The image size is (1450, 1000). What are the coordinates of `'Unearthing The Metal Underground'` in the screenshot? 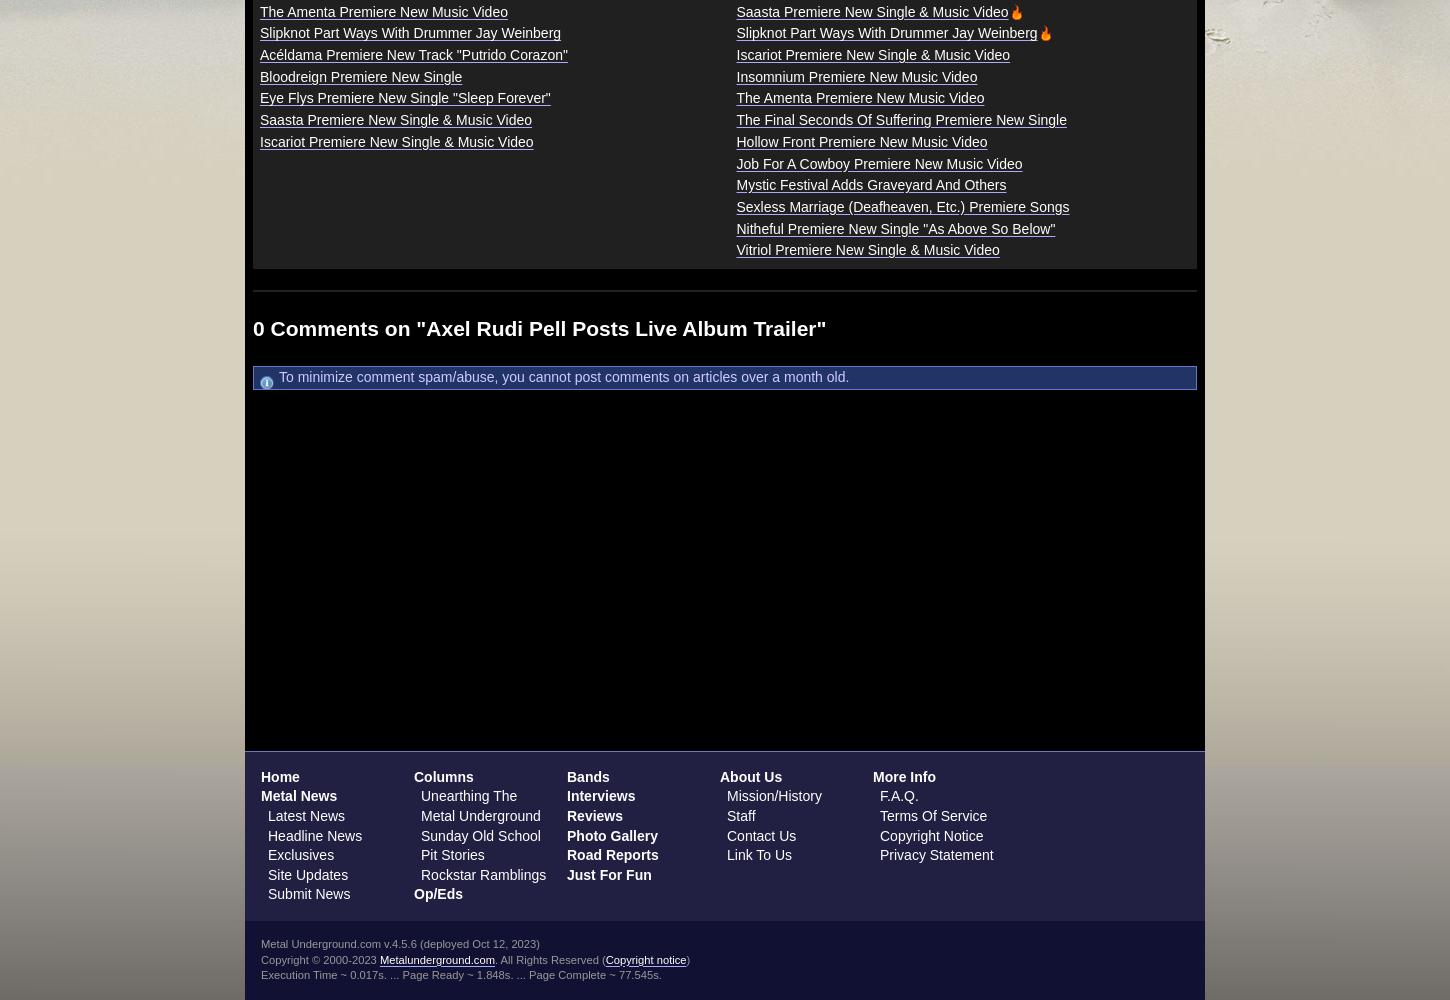 It's located at (479, 806).